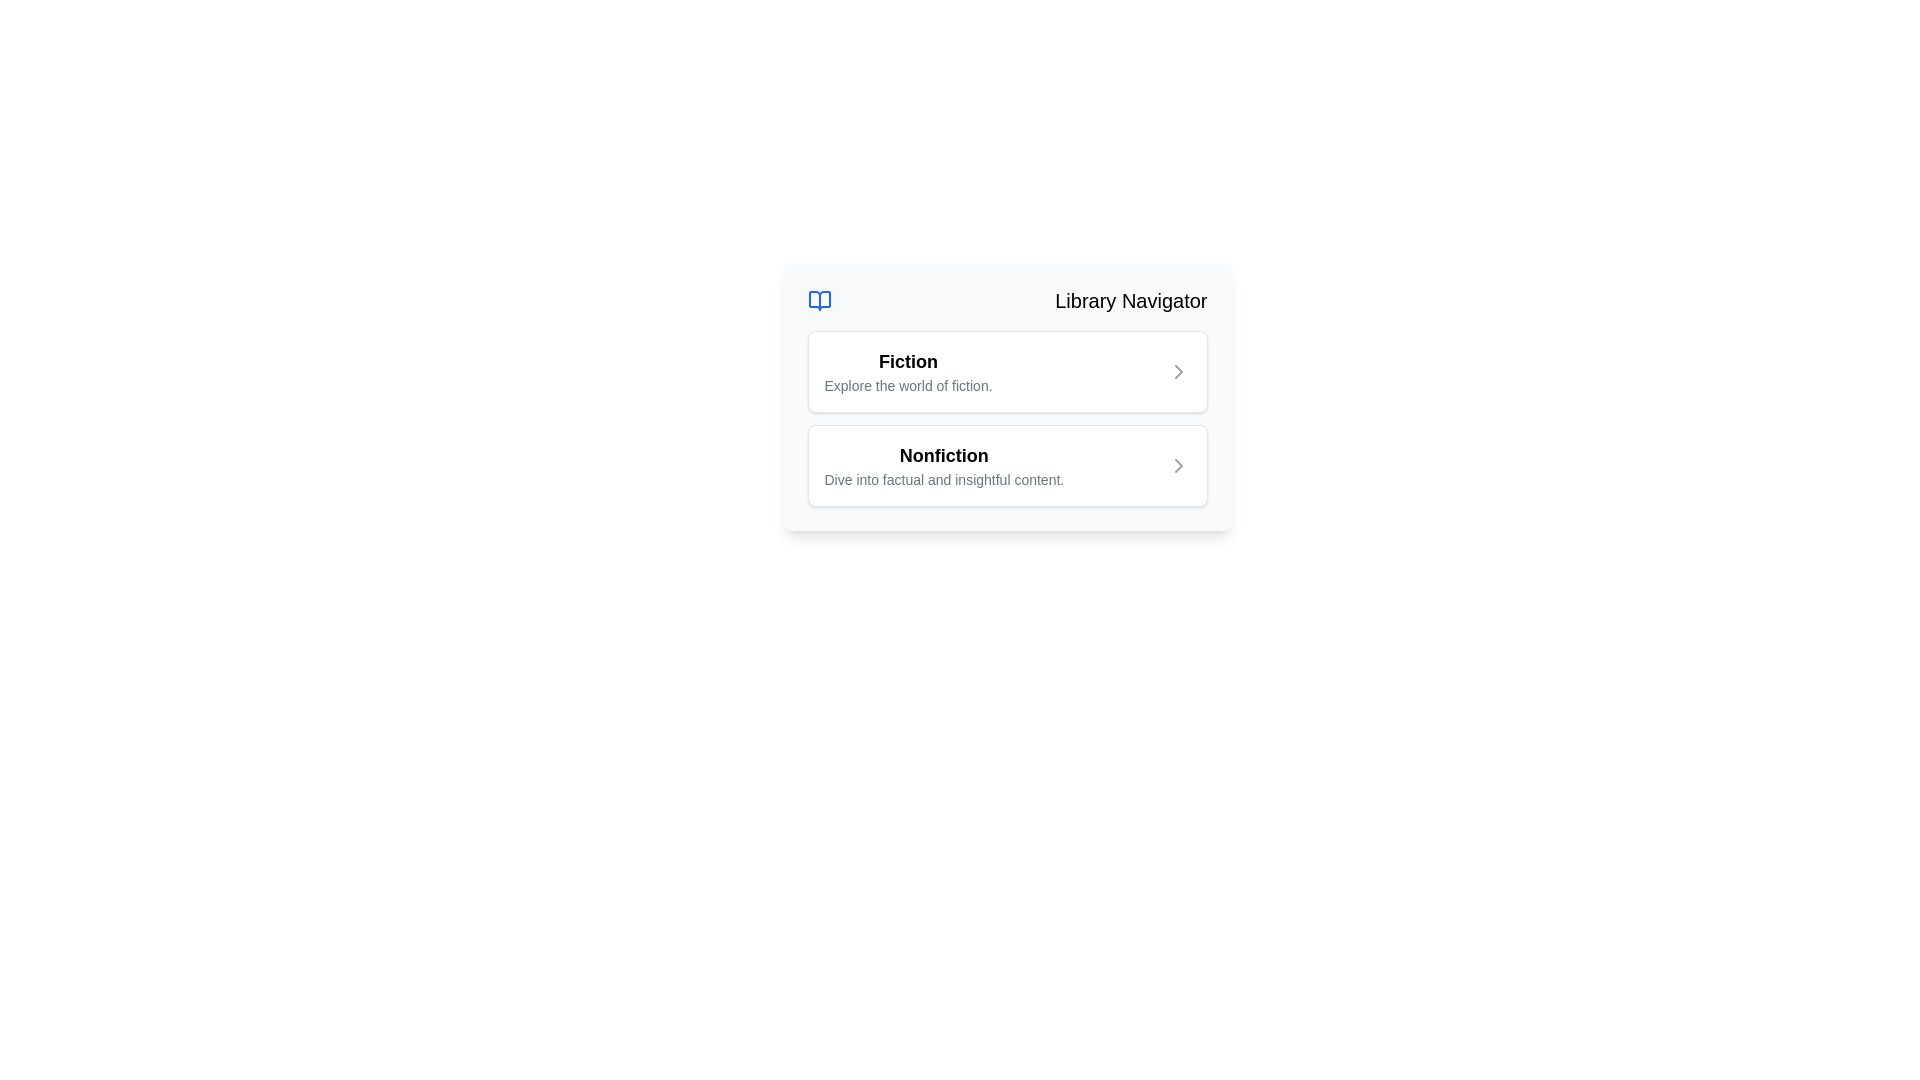 Image resolution: width=1920 pixels, height=1080 pixels. What do you see at coordinates (1178, 466) in the screenshot?
I see `the navigational chevron icon located on the far right of the second row in the library navigator card` at bounding box center [1178, 466].